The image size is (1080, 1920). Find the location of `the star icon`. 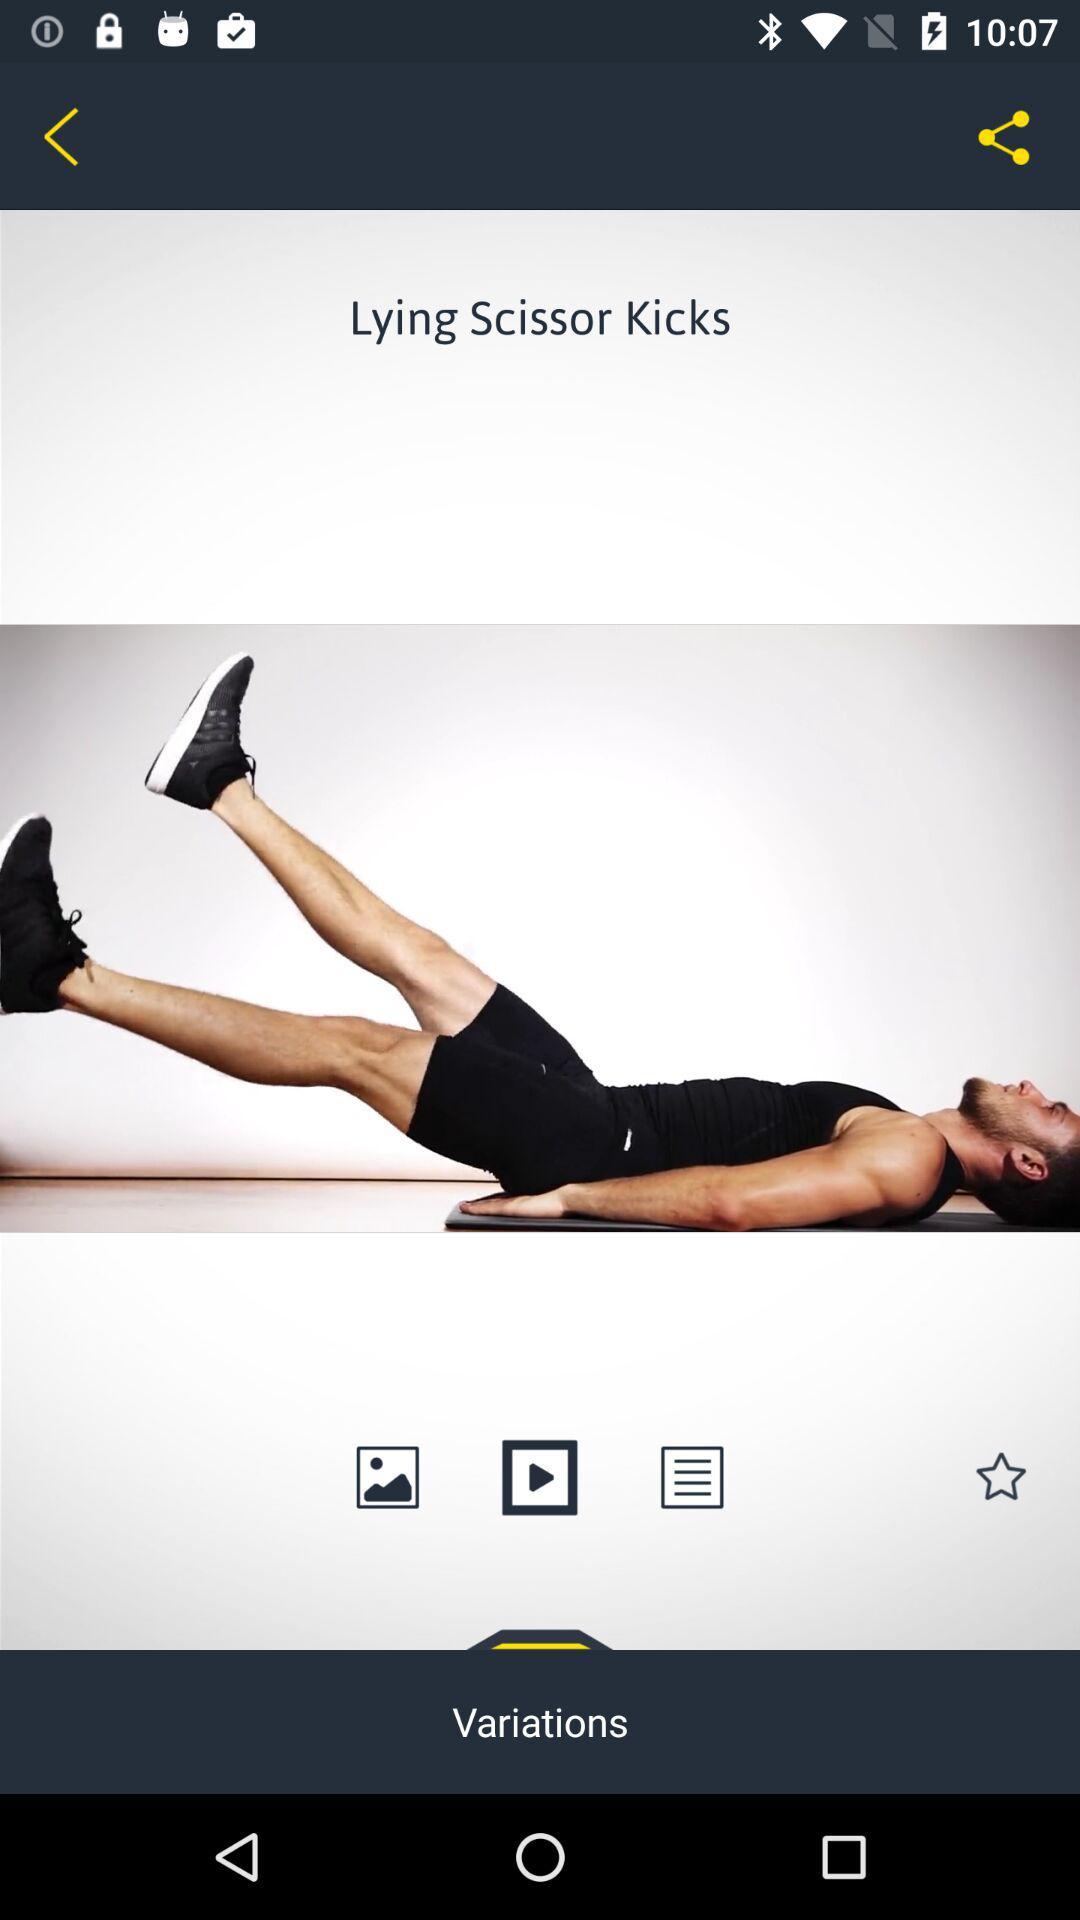

the star icon is located at coordinates (1001, 1476).